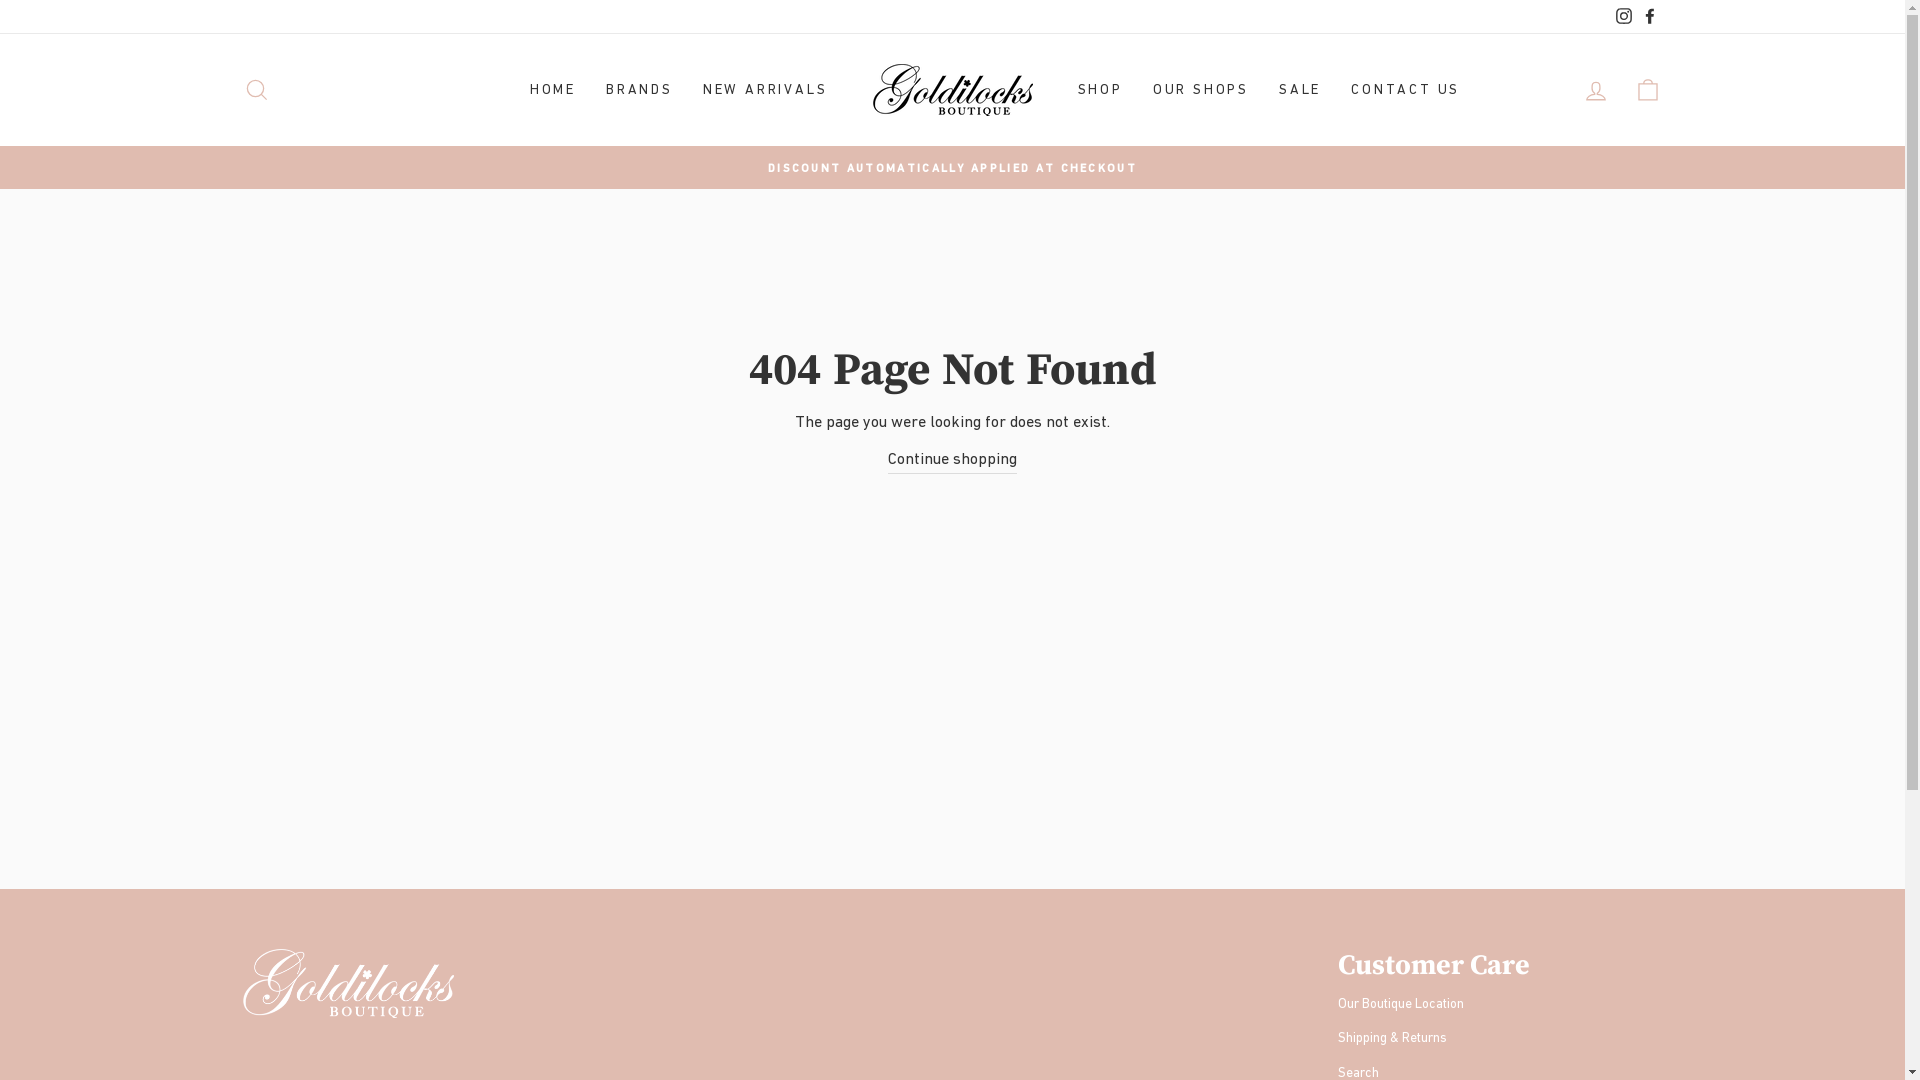 The height and width of the screenshot is (1080, 1920). Describe the element at coordinates (1098, 90) in the screenshot. I see `'SHOP'` at that location.